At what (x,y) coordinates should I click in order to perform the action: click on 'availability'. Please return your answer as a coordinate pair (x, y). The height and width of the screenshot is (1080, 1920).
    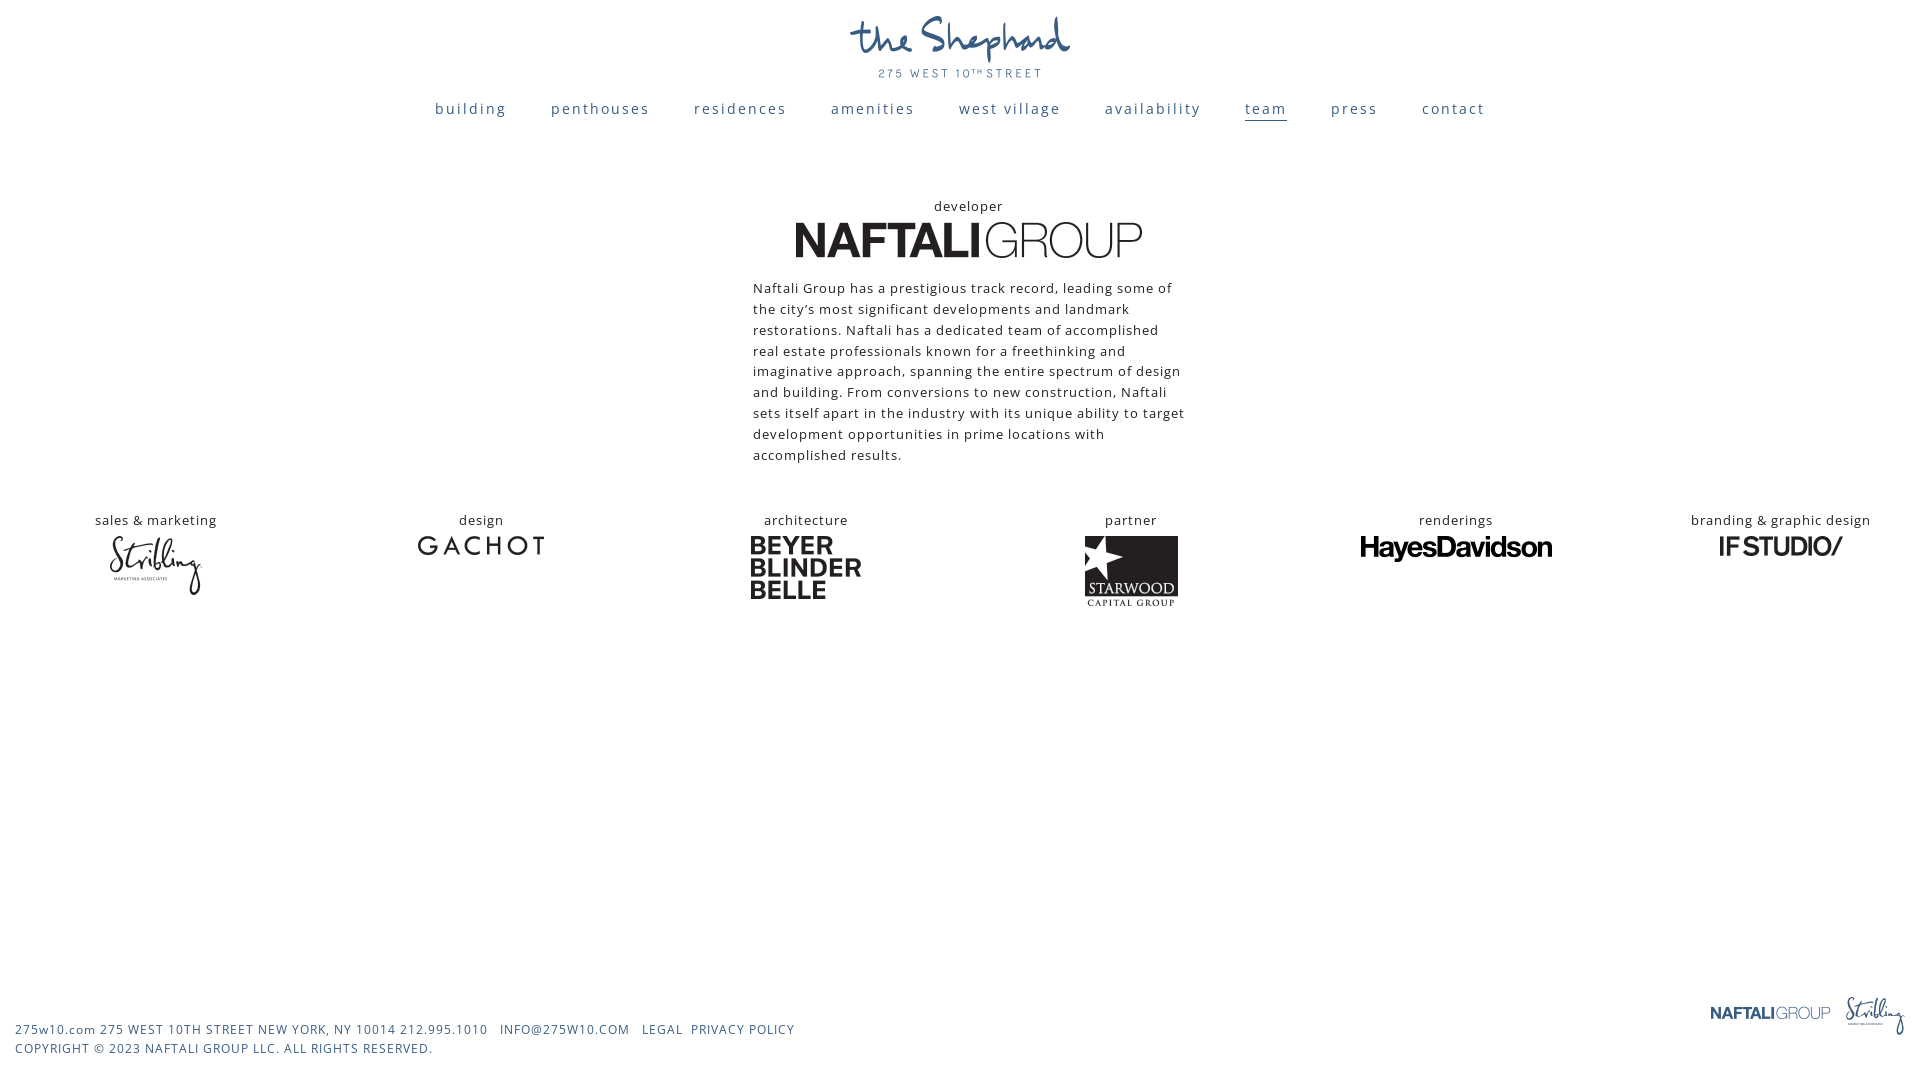
    Looking at the image, I should click on (1152, 108).